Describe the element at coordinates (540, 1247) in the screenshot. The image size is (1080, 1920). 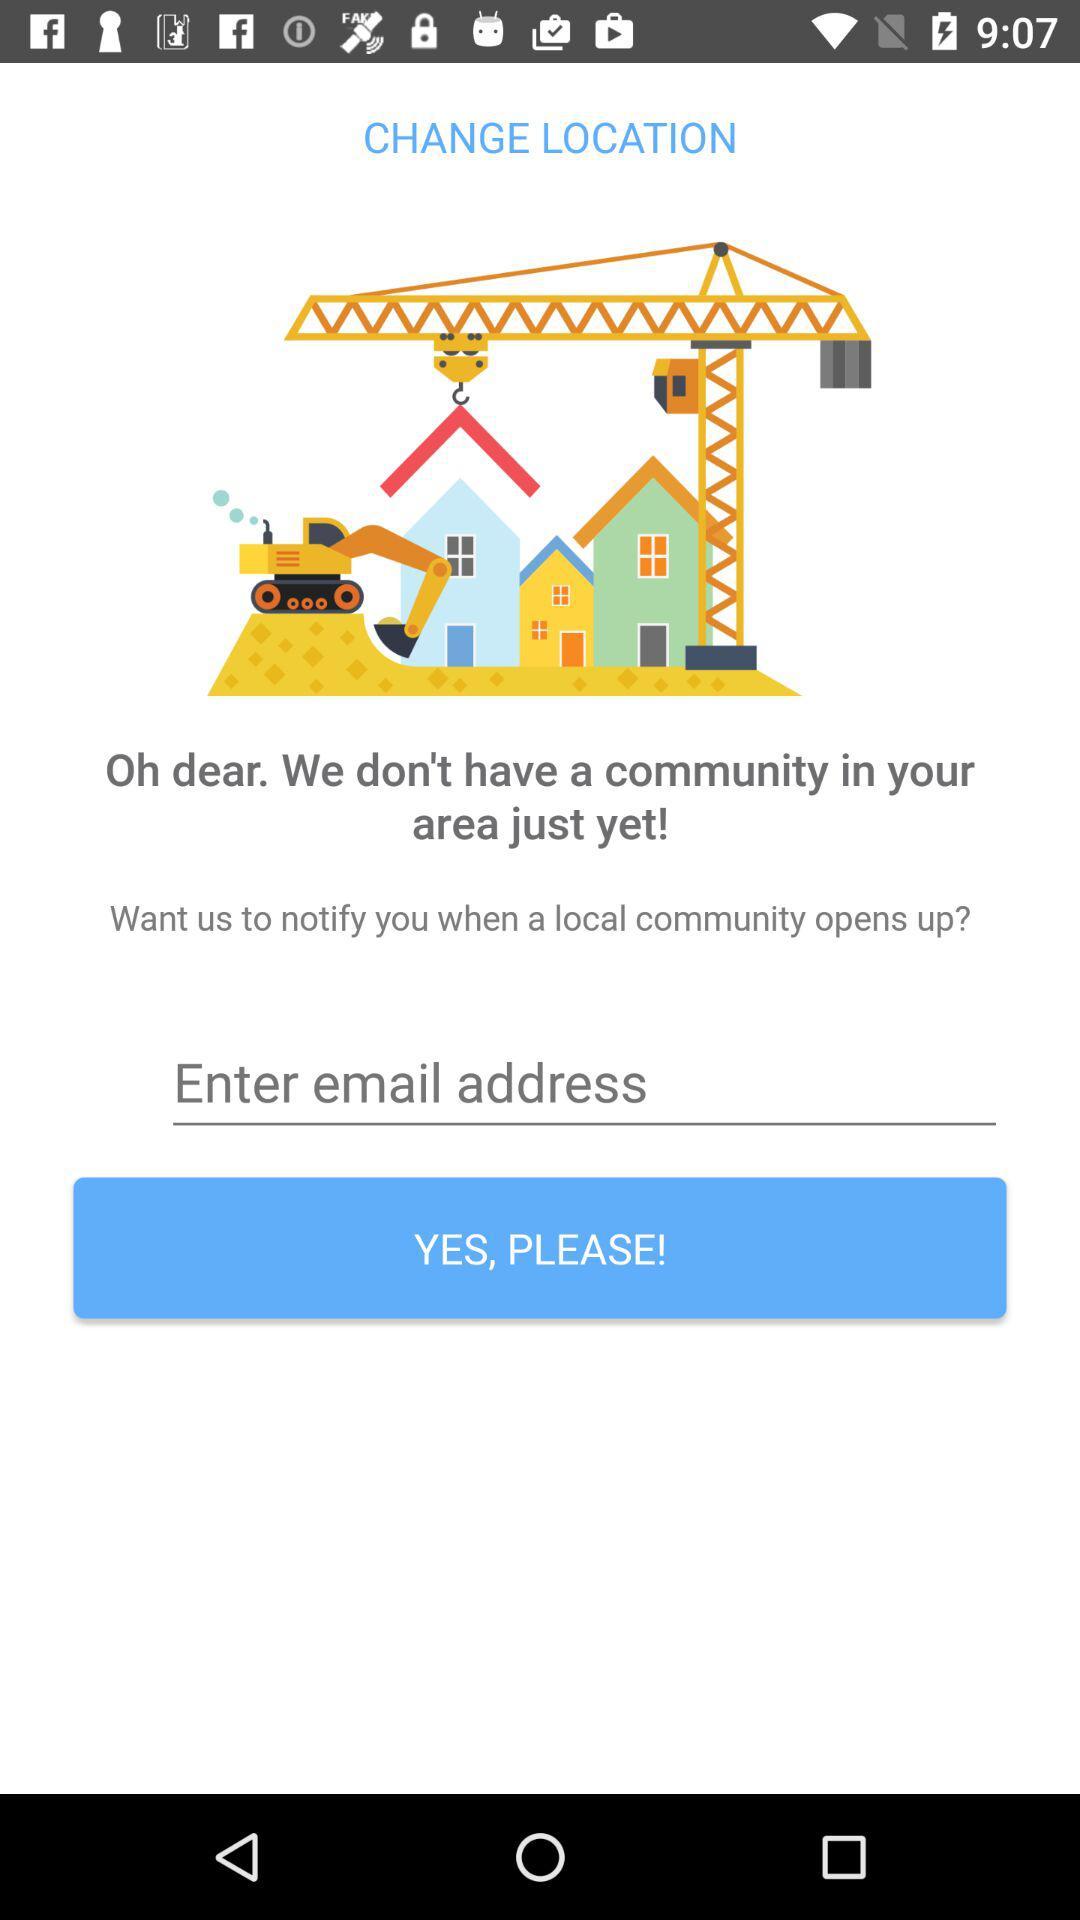
I see `the yes, please!` at that location.